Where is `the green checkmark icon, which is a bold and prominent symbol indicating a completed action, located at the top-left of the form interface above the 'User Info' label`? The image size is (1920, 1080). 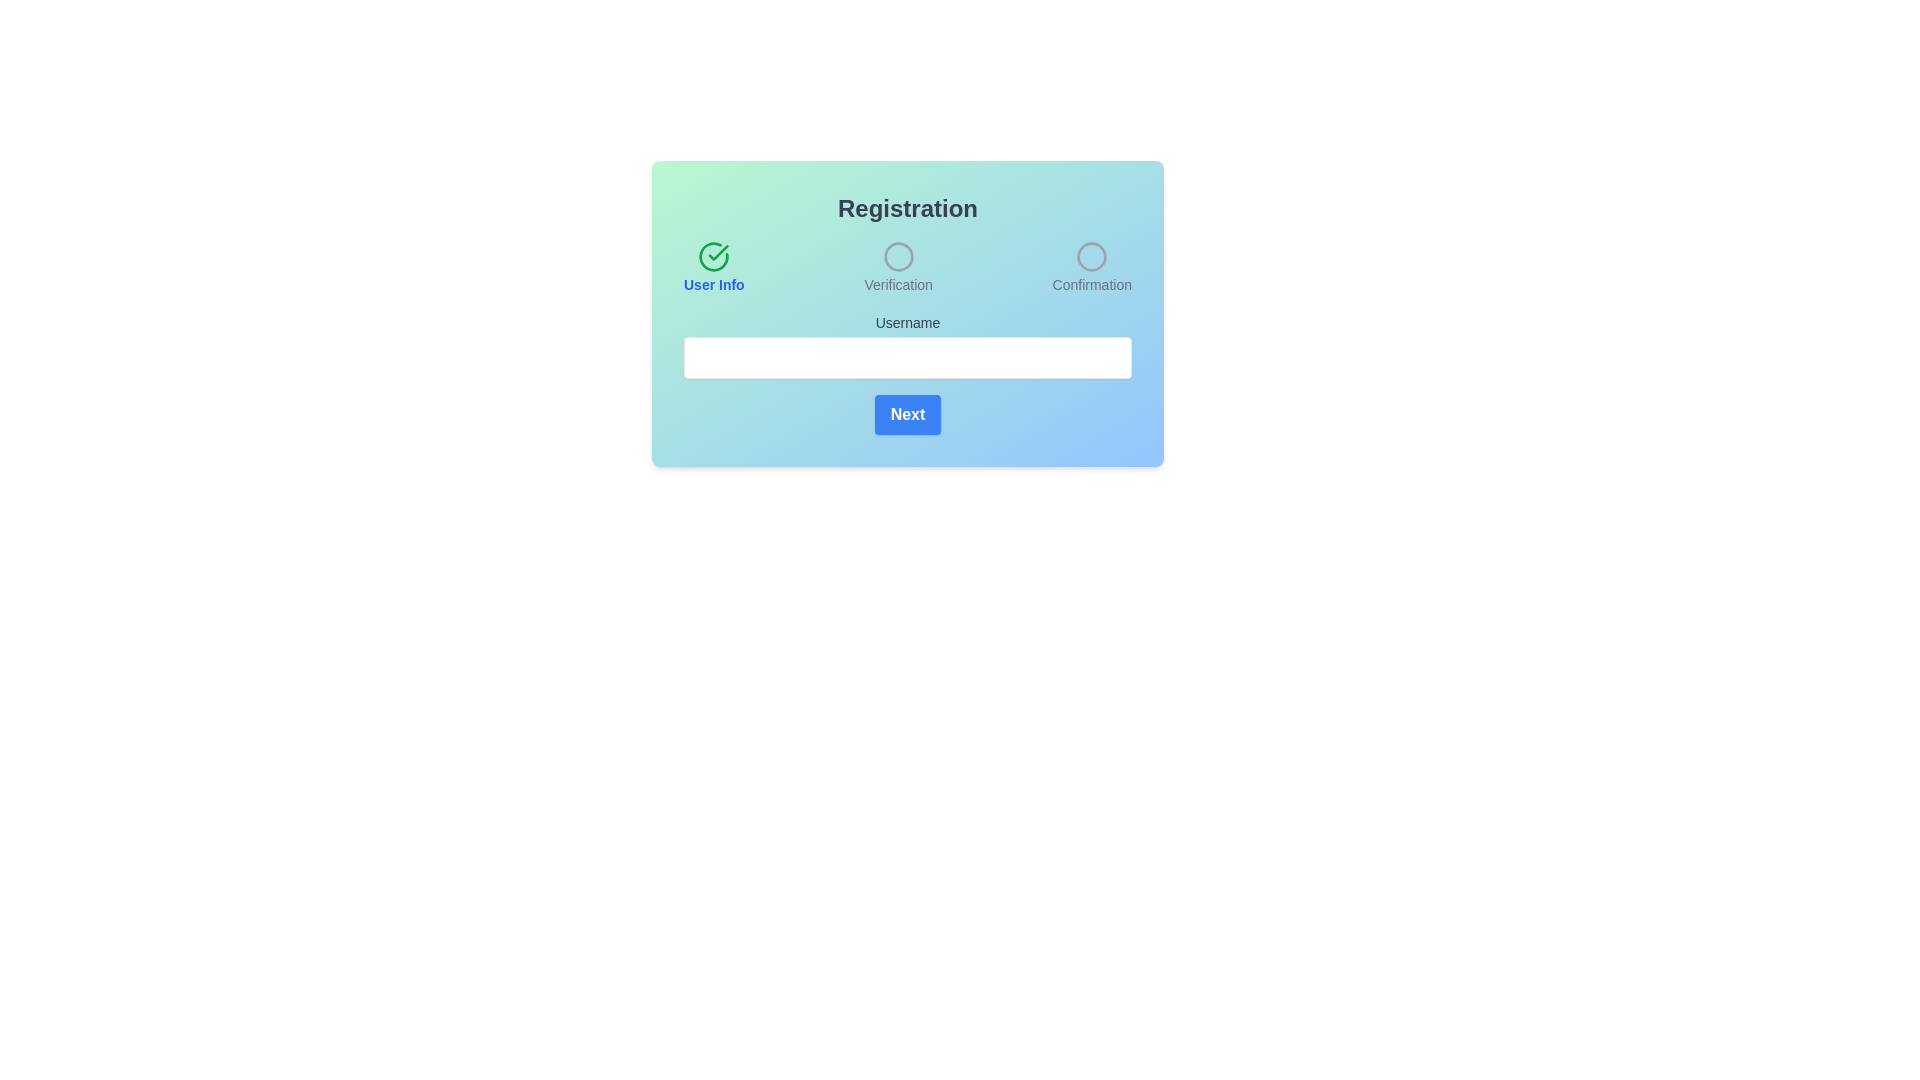 the green checkmark icon, which is a bold and prominent symbol indicating a completed action, located at the top-left of the form interface above the 'User Info' label is located at coordinates (719, 252).